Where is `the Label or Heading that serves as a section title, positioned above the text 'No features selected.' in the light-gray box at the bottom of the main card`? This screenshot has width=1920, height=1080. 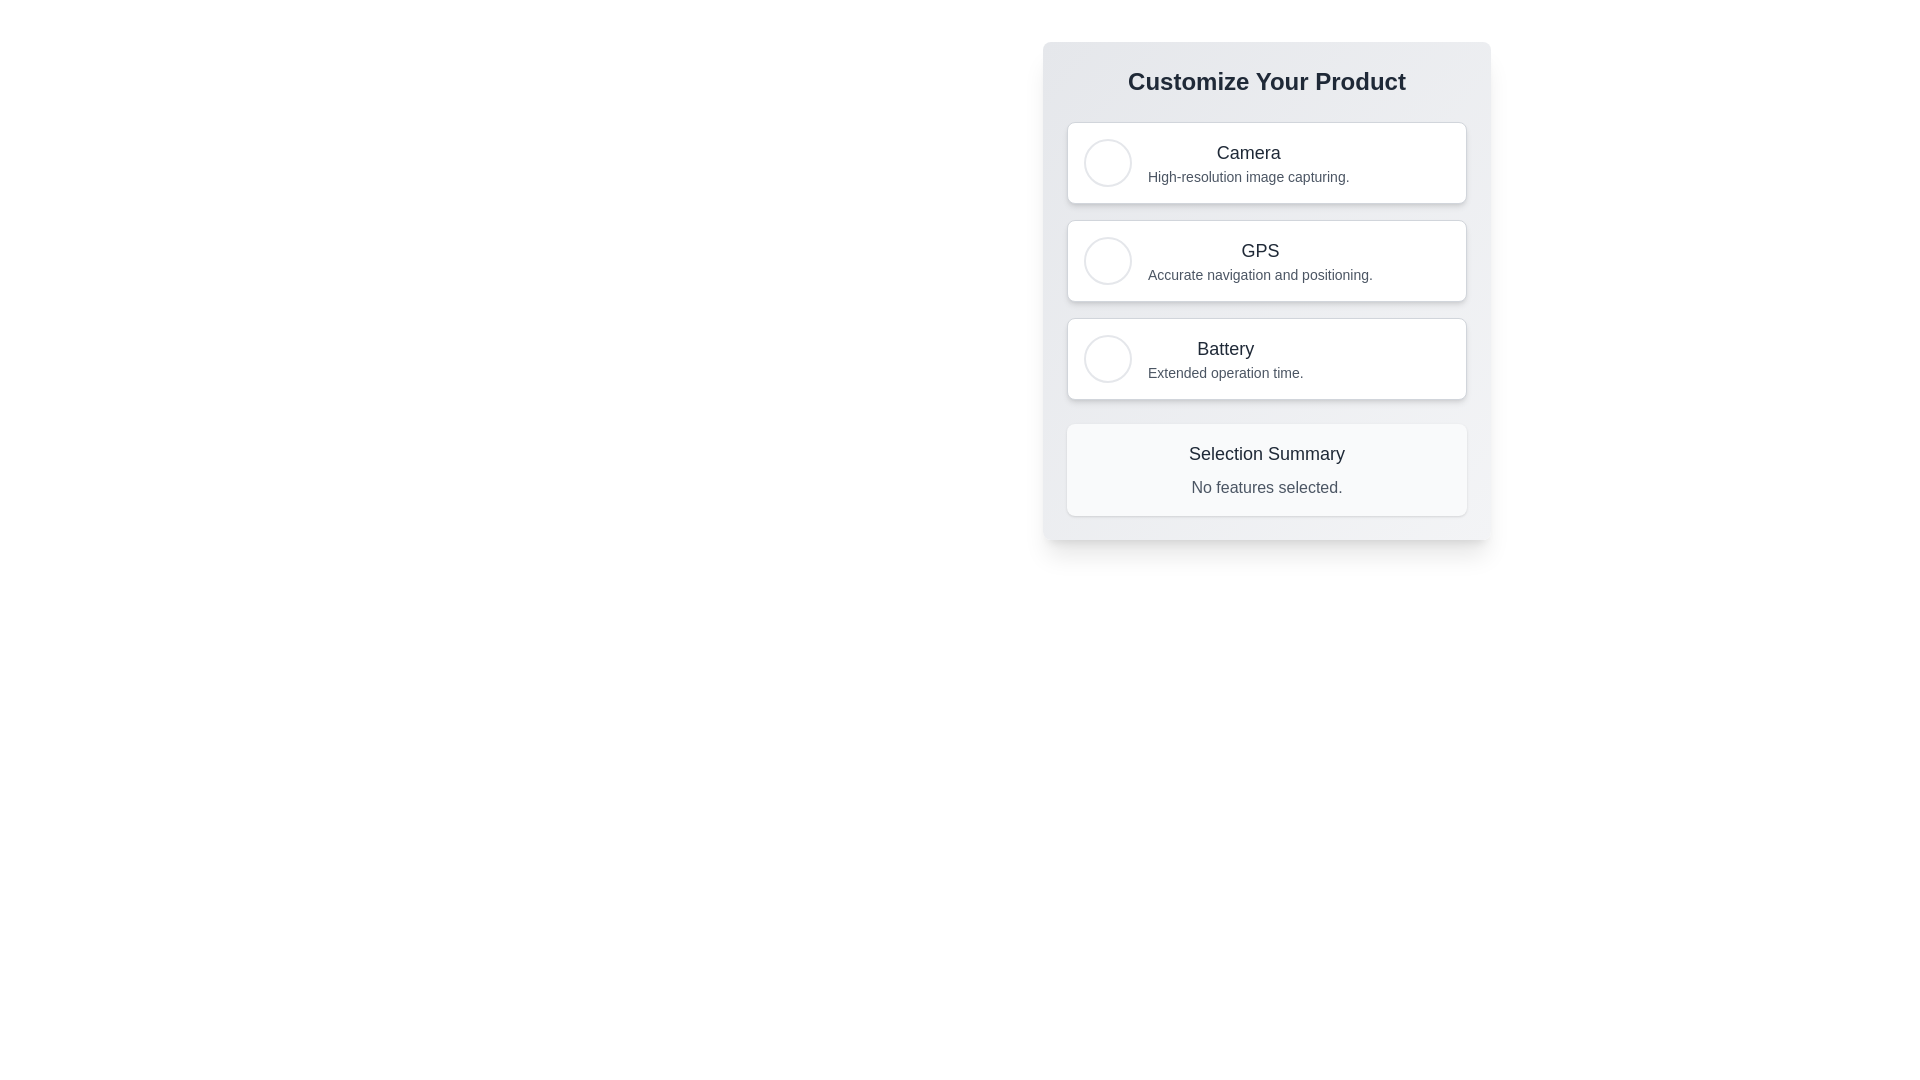 the Label or Heading that serves as a section title, positioned above the text 'No features selected.' in the light-gray box at the bottom of the main card is located at coordinates (1266, 454).